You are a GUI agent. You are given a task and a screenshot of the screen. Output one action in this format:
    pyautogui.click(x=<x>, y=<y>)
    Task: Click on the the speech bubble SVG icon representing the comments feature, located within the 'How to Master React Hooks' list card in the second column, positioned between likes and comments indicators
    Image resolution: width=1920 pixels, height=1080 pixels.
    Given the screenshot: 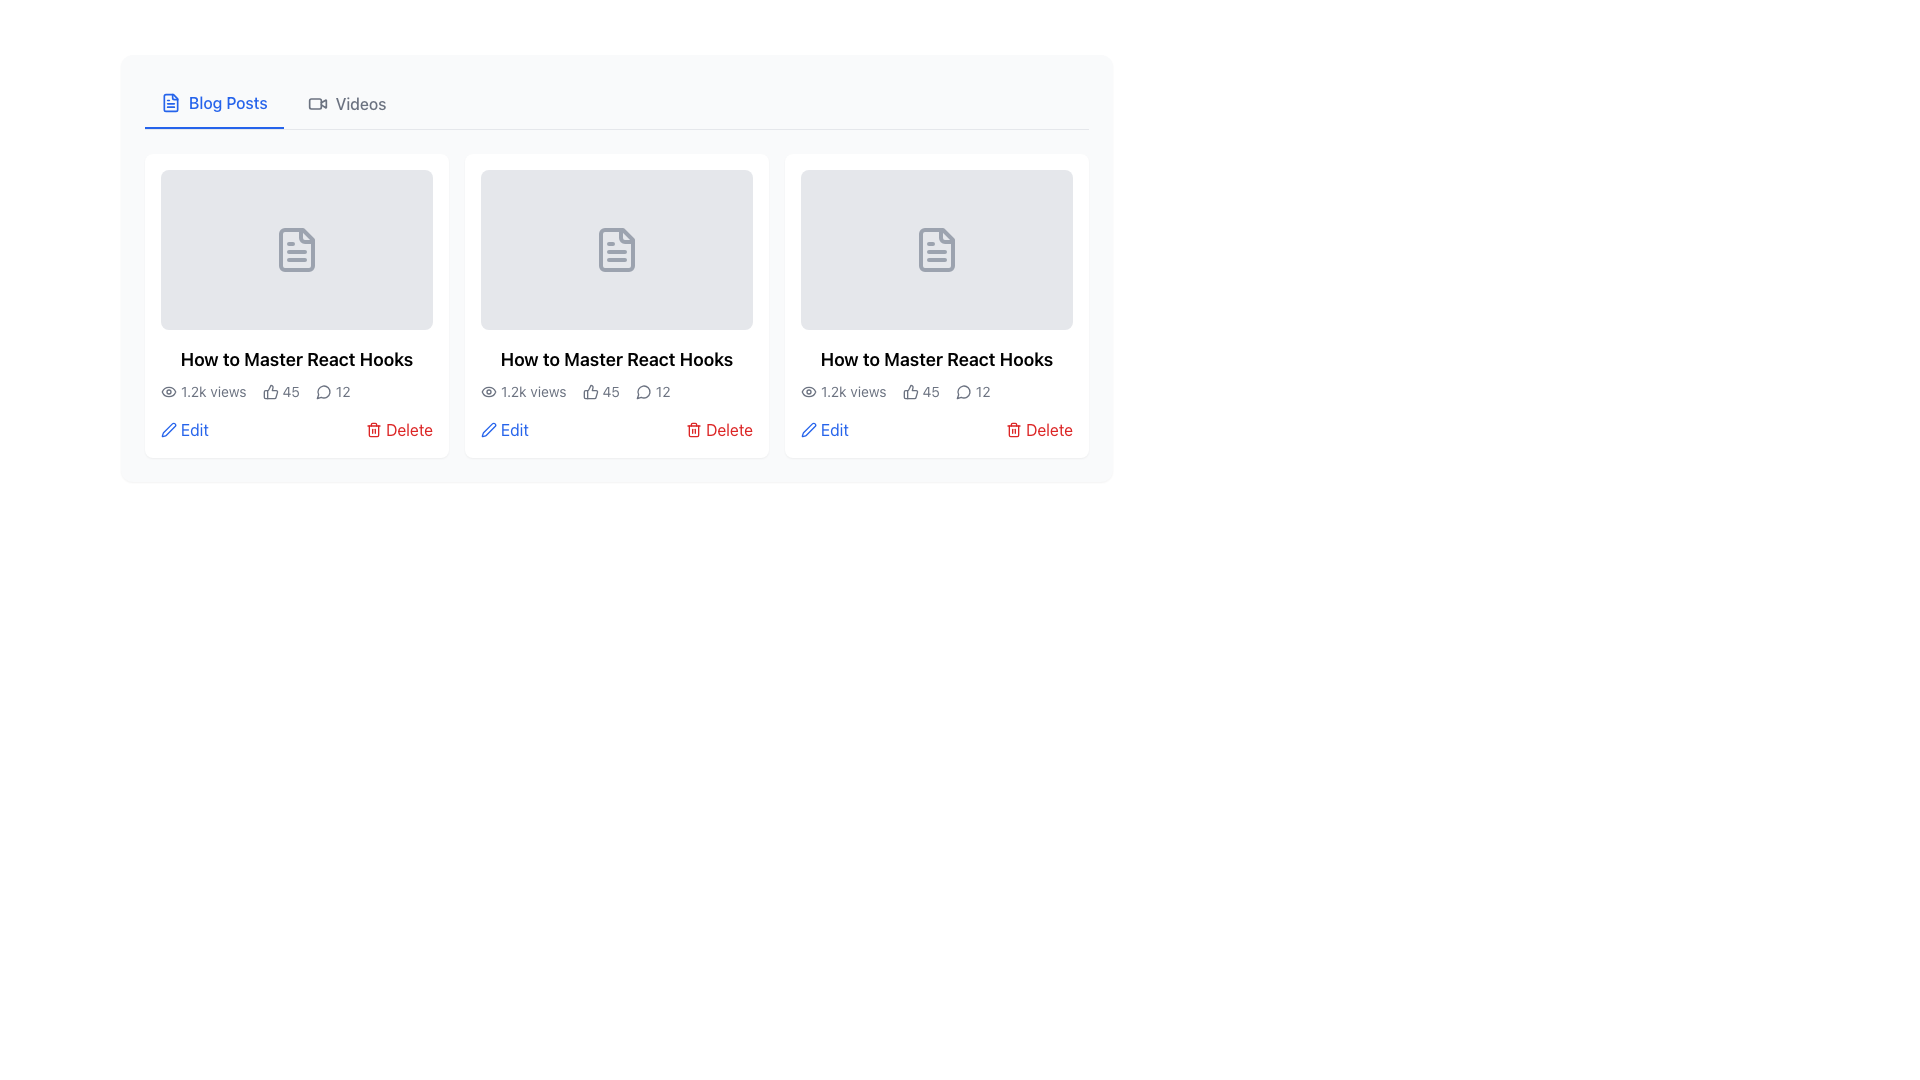 What is the action you would take?
    pyautogui.click(x=643, y=392)
    